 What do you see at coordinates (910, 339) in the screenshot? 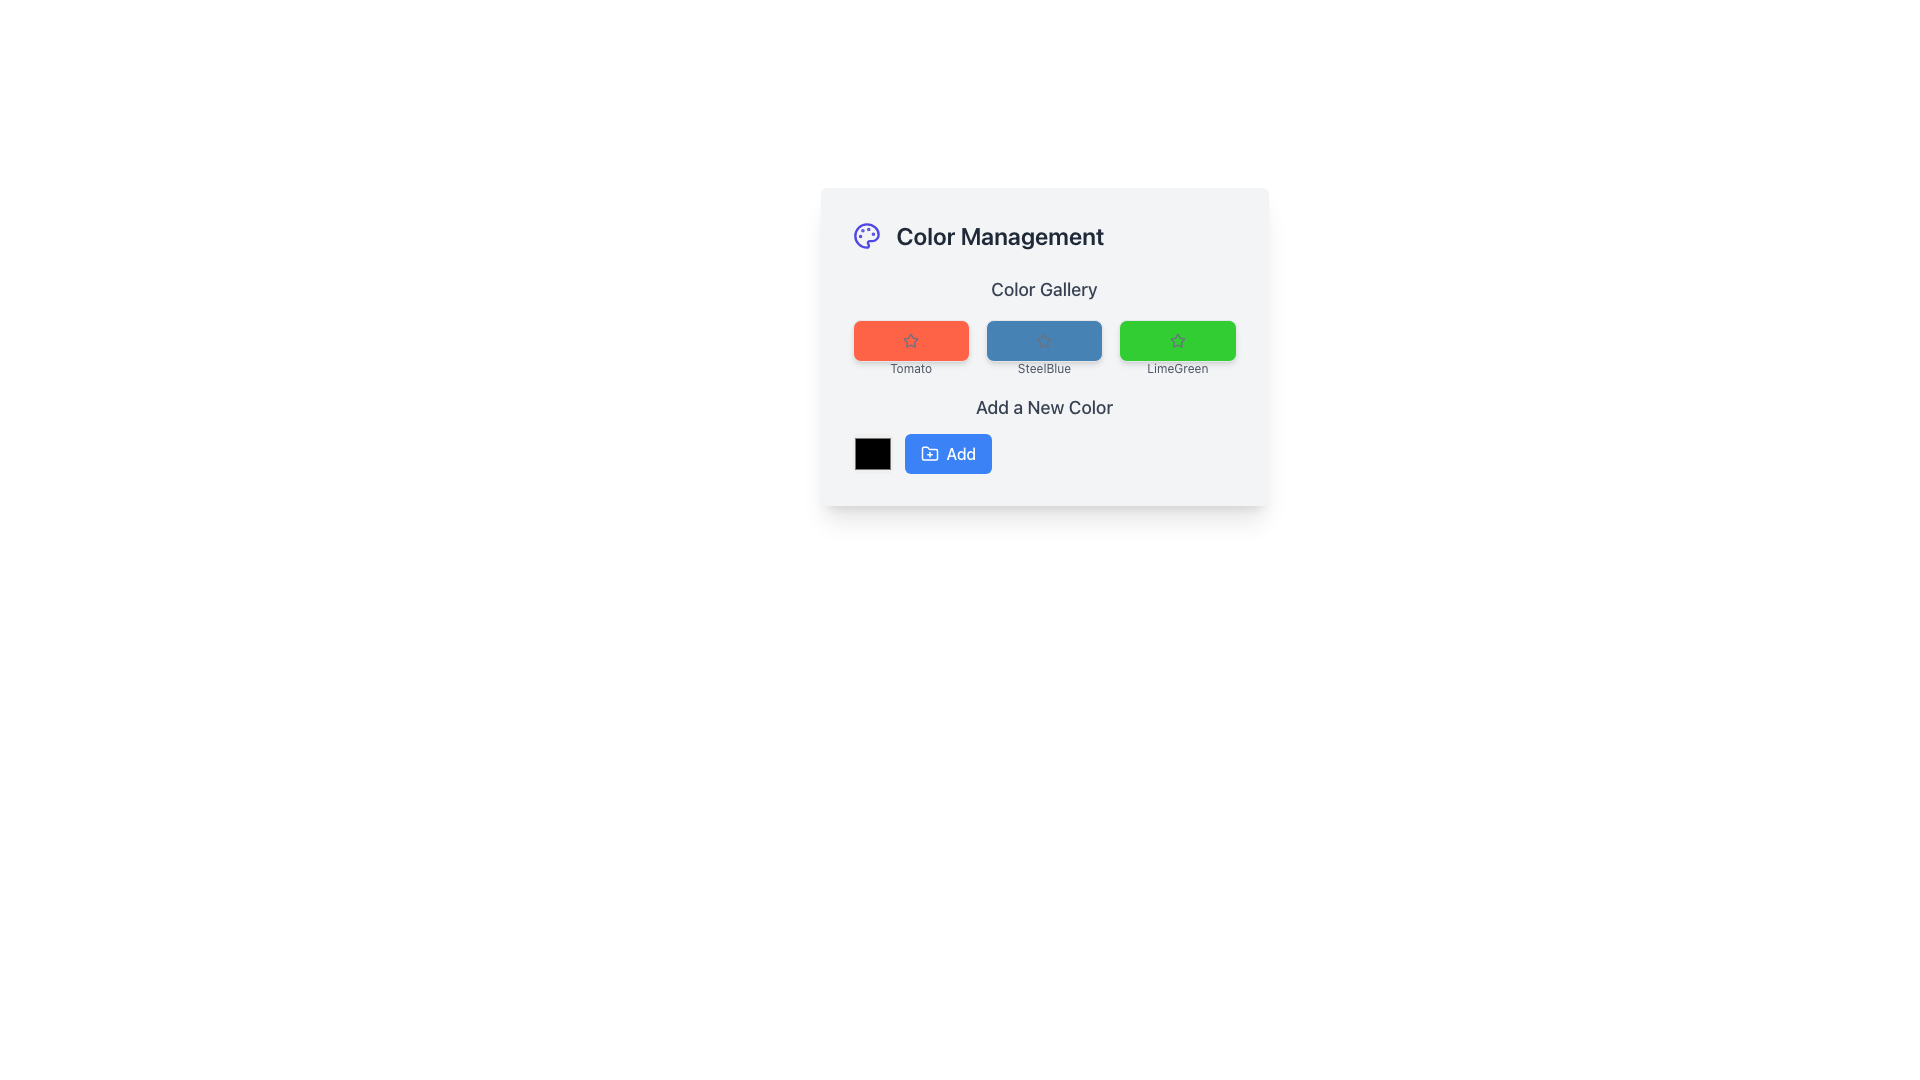
I see `the first star icon representing the Tomato color option, which is part of a row of three color options` at bounding box center [910, 339].